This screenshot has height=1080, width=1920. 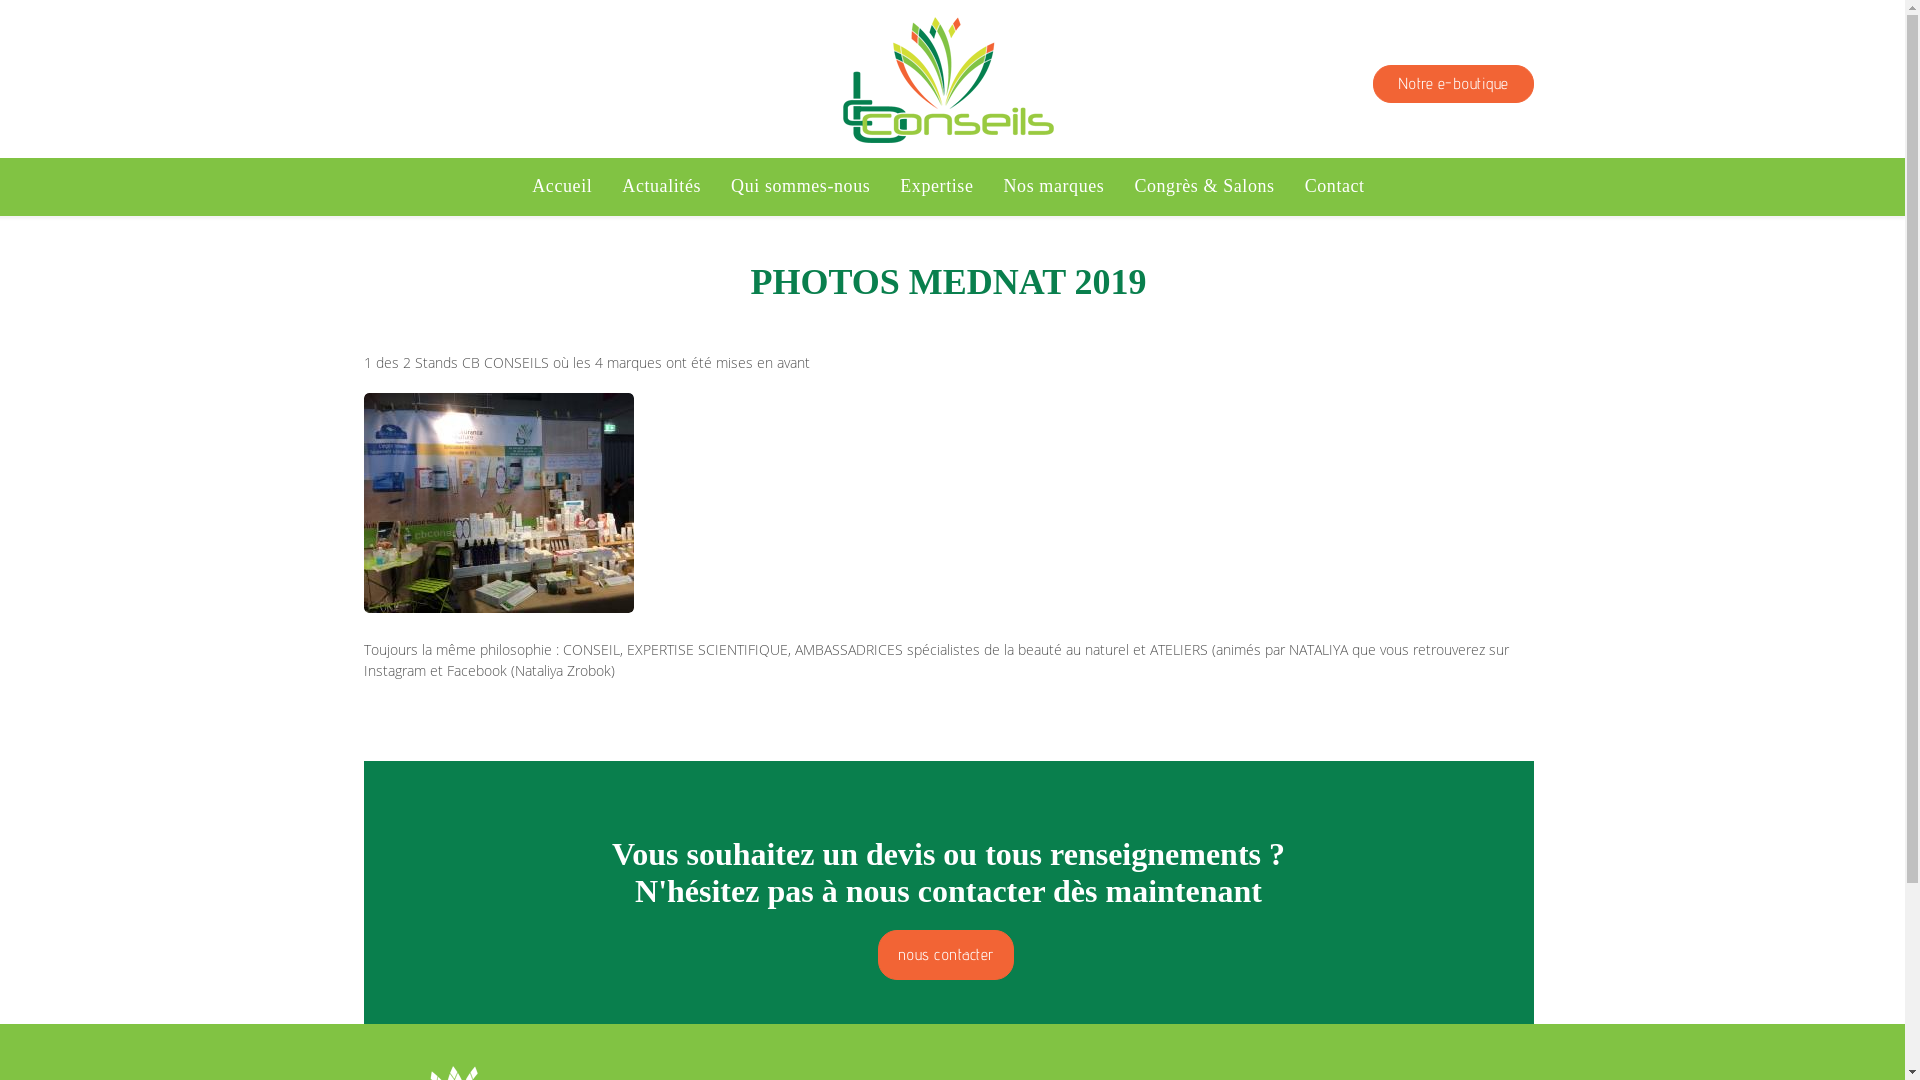 What do you see at coordinates (800, 186) in the screenshot?
I see `'Qui sommes-nous'` at bounding box center [800, 186].